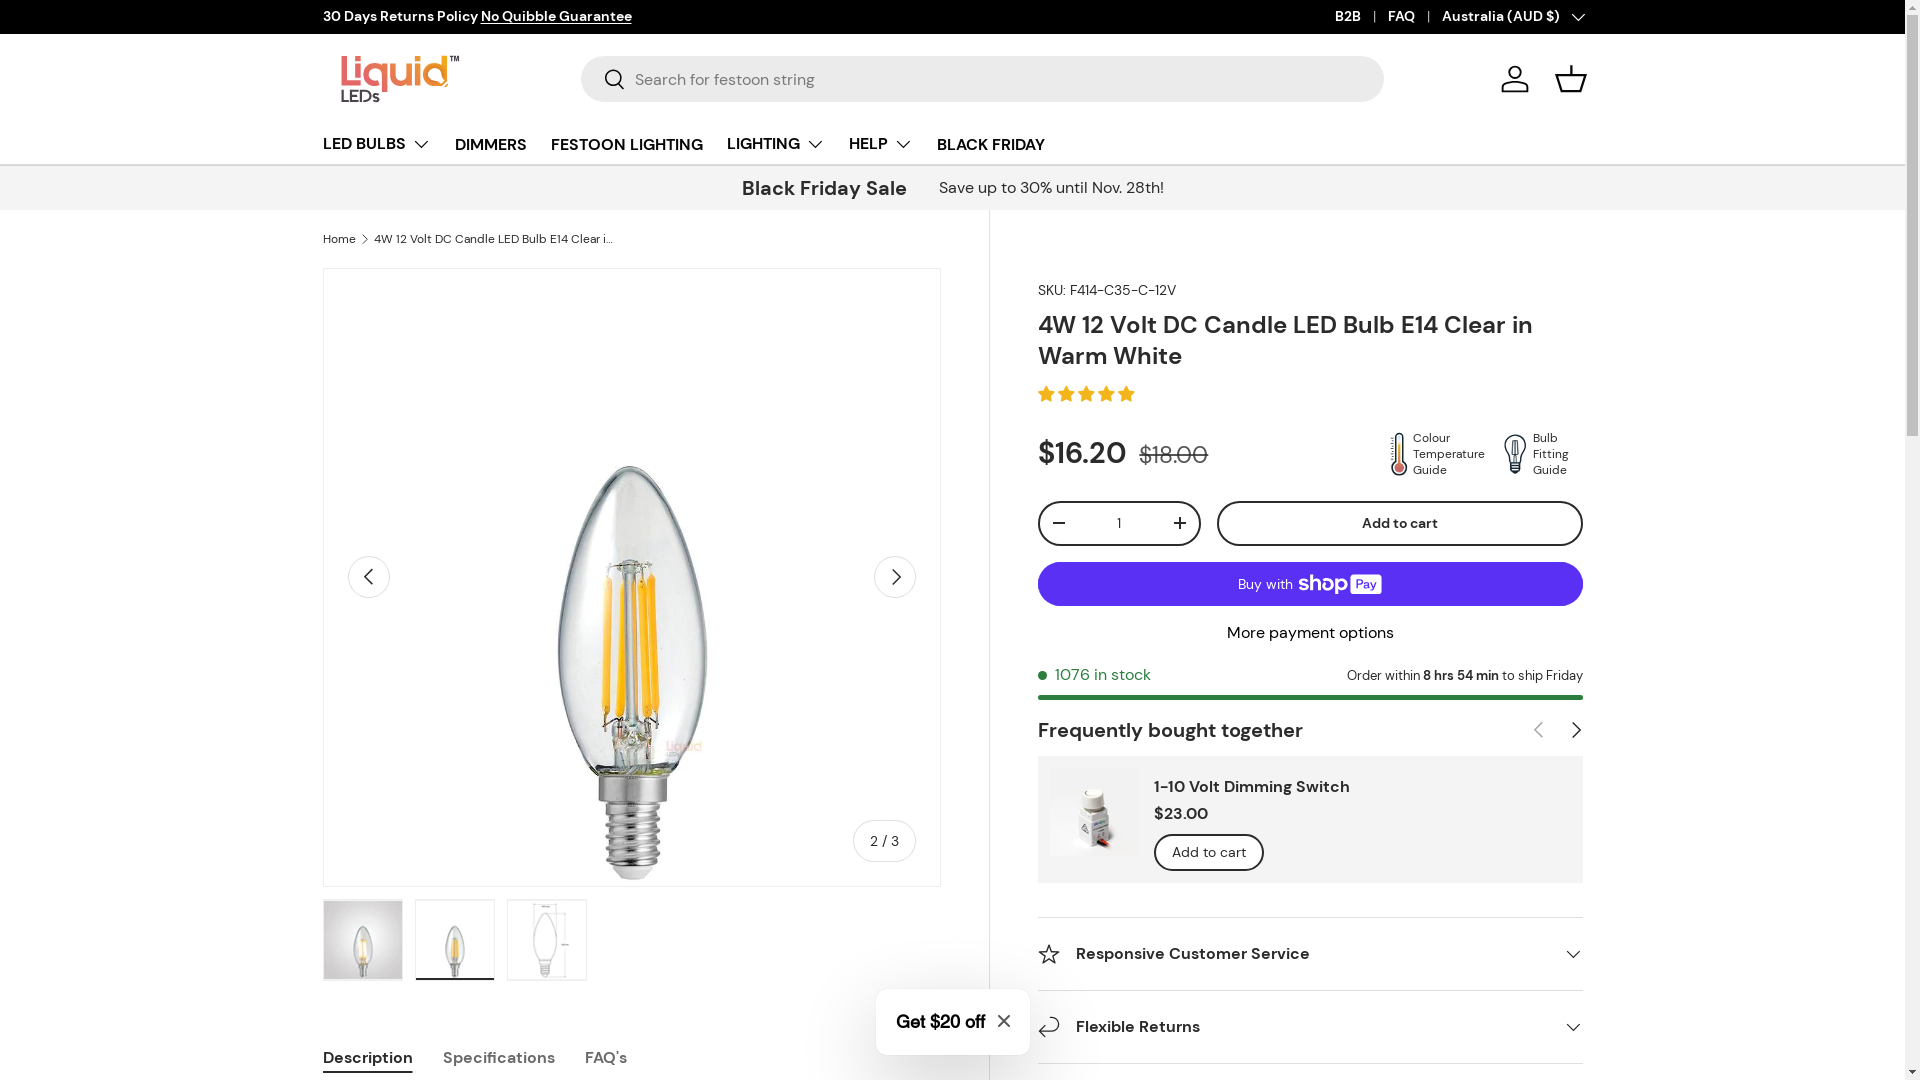 This screenshot has width=1920, height=1080. I want to click on 'Basket', so click(1568, 77).